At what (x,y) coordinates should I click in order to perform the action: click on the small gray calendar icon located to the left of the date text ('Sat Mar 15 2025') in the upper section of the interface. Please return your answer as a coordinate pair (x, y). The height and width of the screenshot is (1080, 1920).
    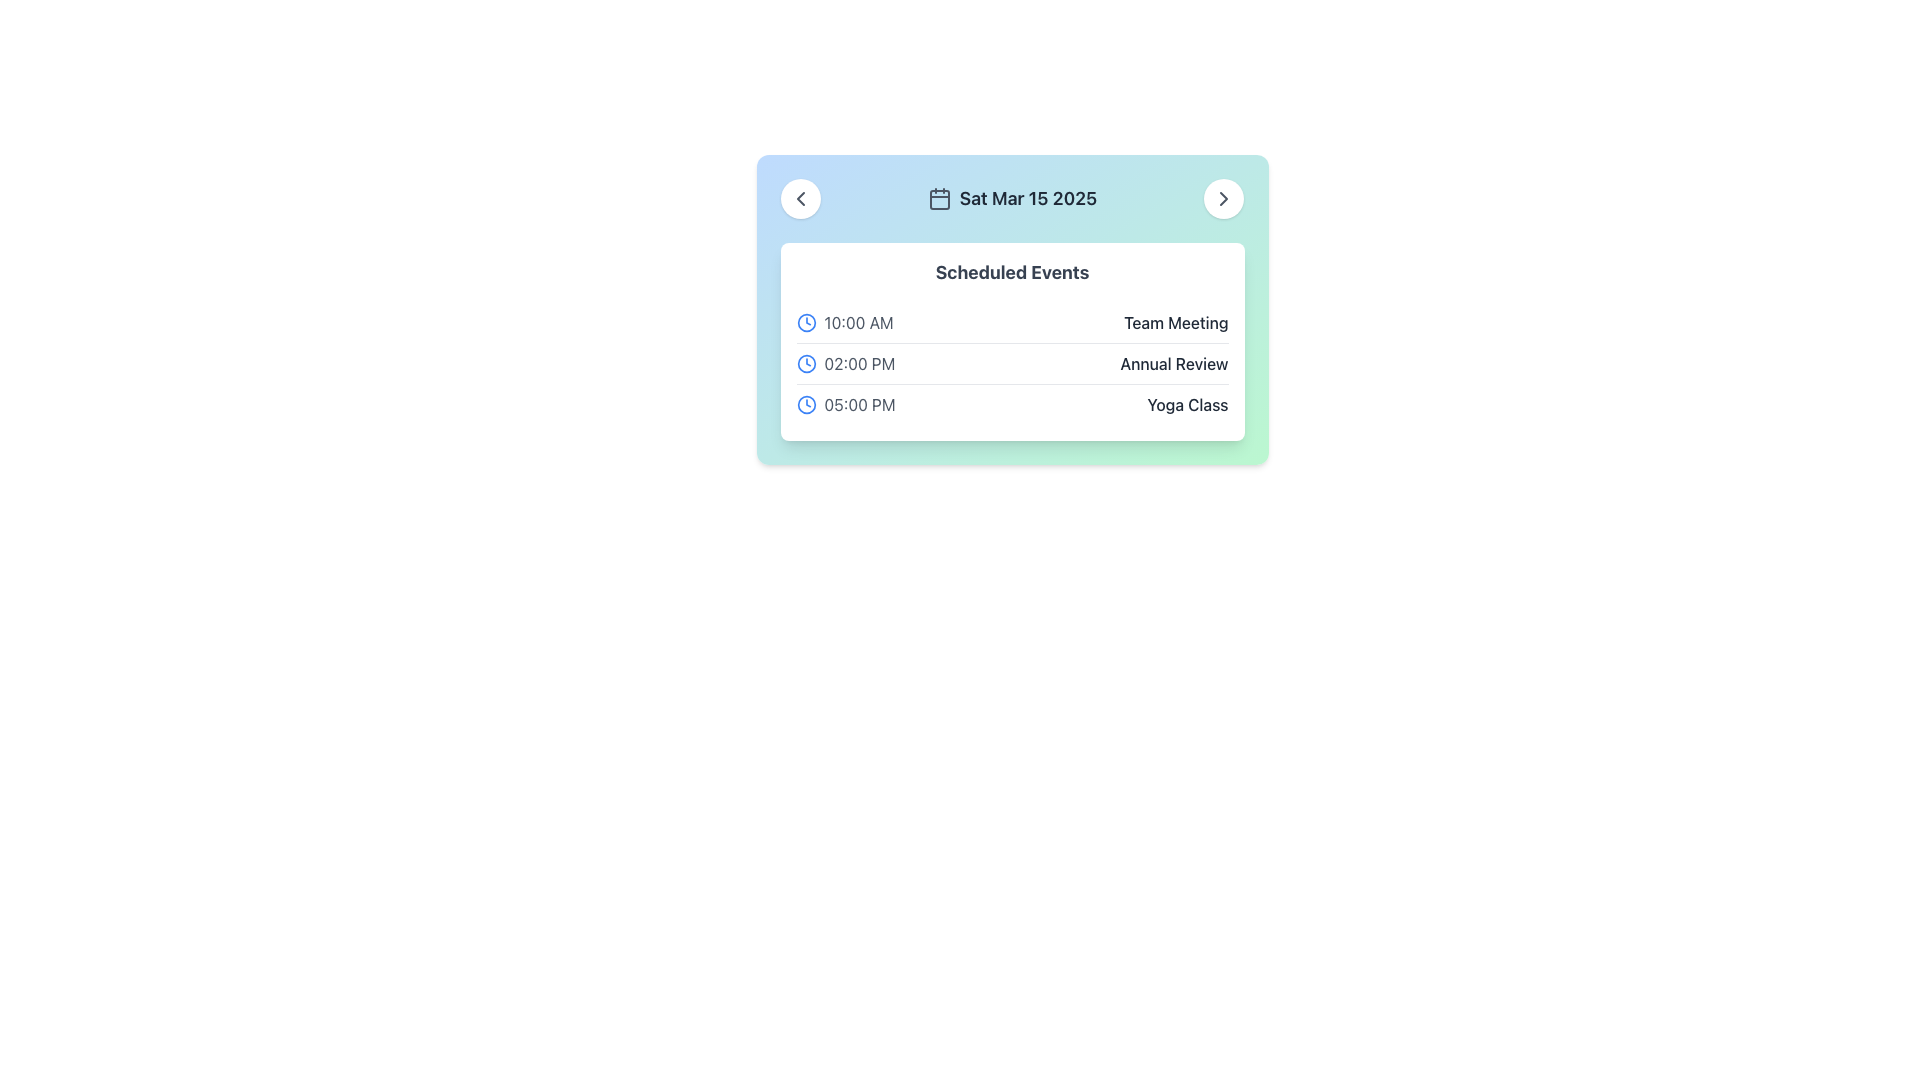
    Looking at the image, I should click on (938, 199).